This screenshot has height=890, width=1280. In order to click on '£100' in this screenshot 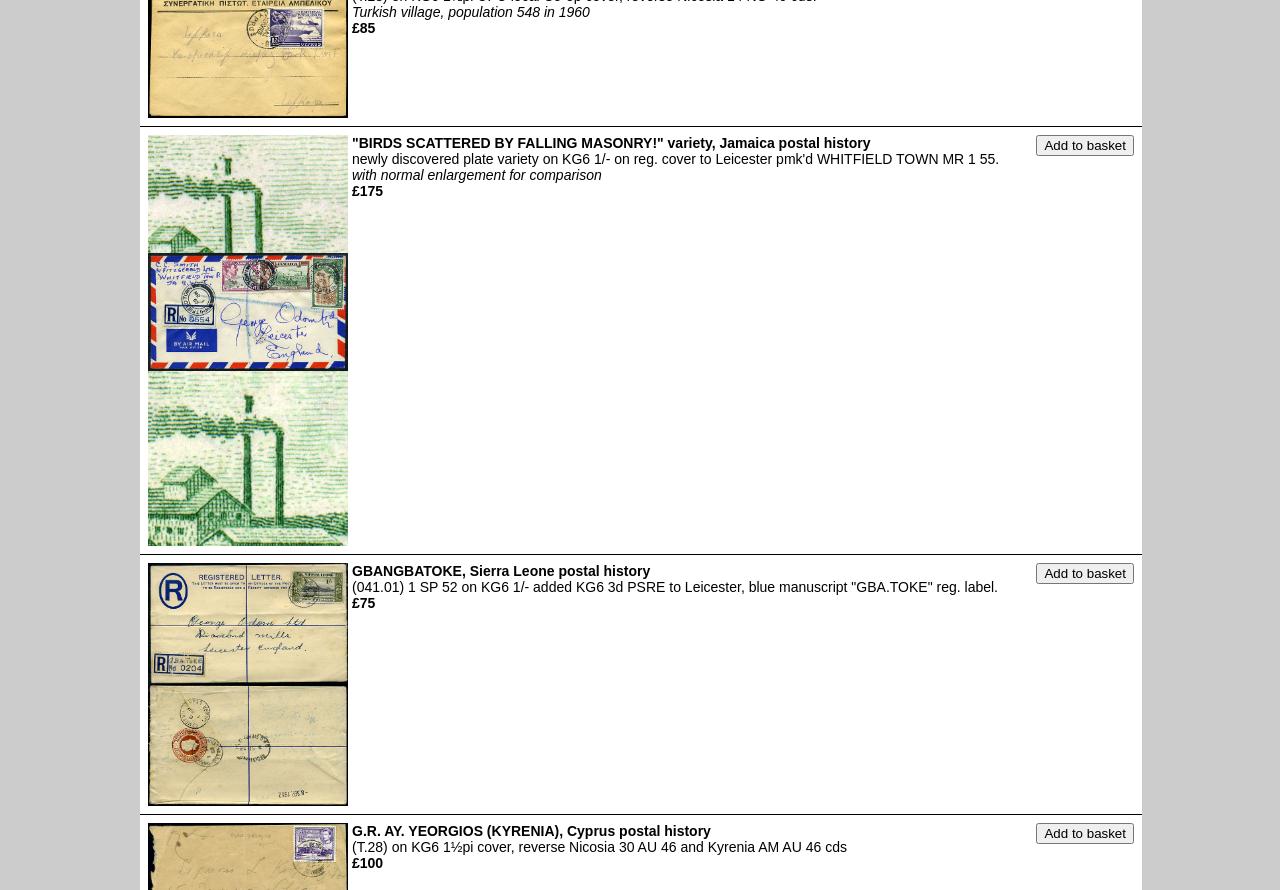, I will do `click(367, 860)`.